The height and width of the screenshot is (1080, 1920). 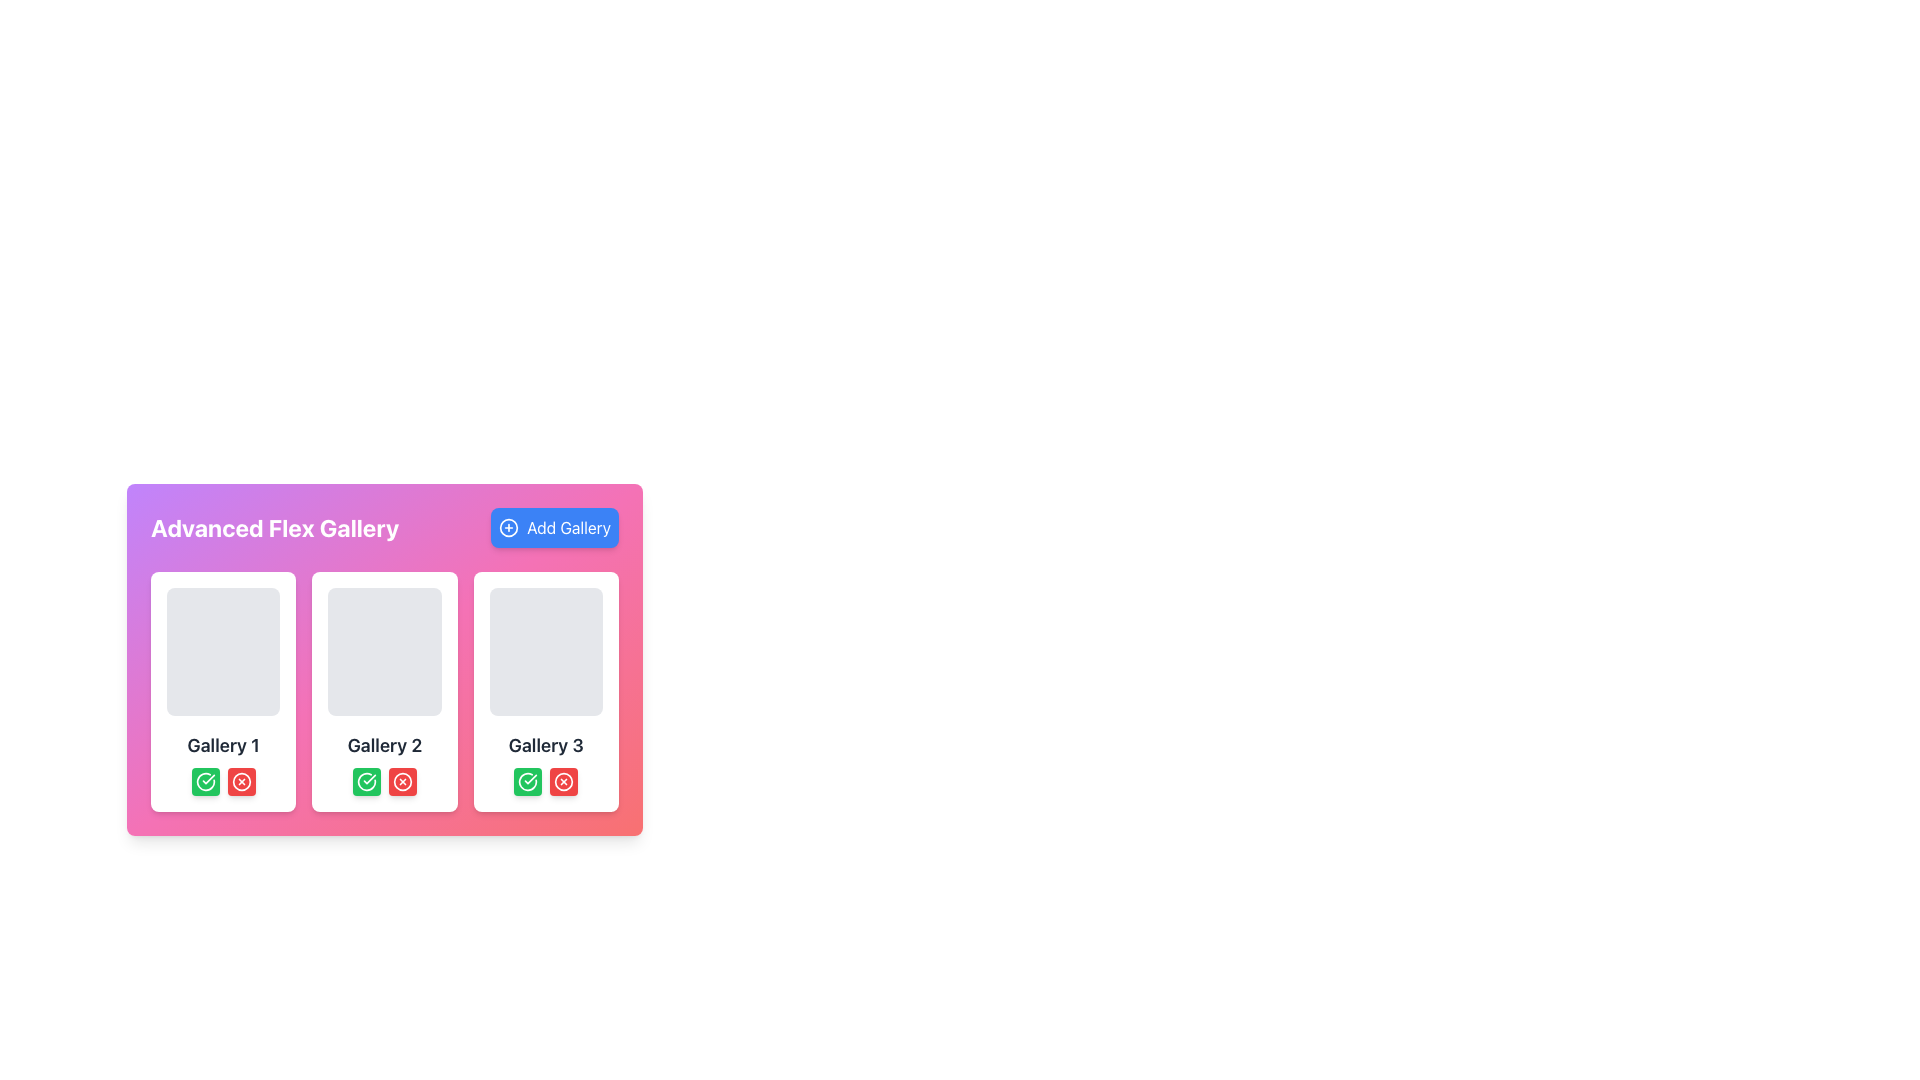 What do you see at coordinates (528, 781) in the screenshot?
I see `the confirmation button associated with 'Gallery 3'` at bounding box center [528, 781].